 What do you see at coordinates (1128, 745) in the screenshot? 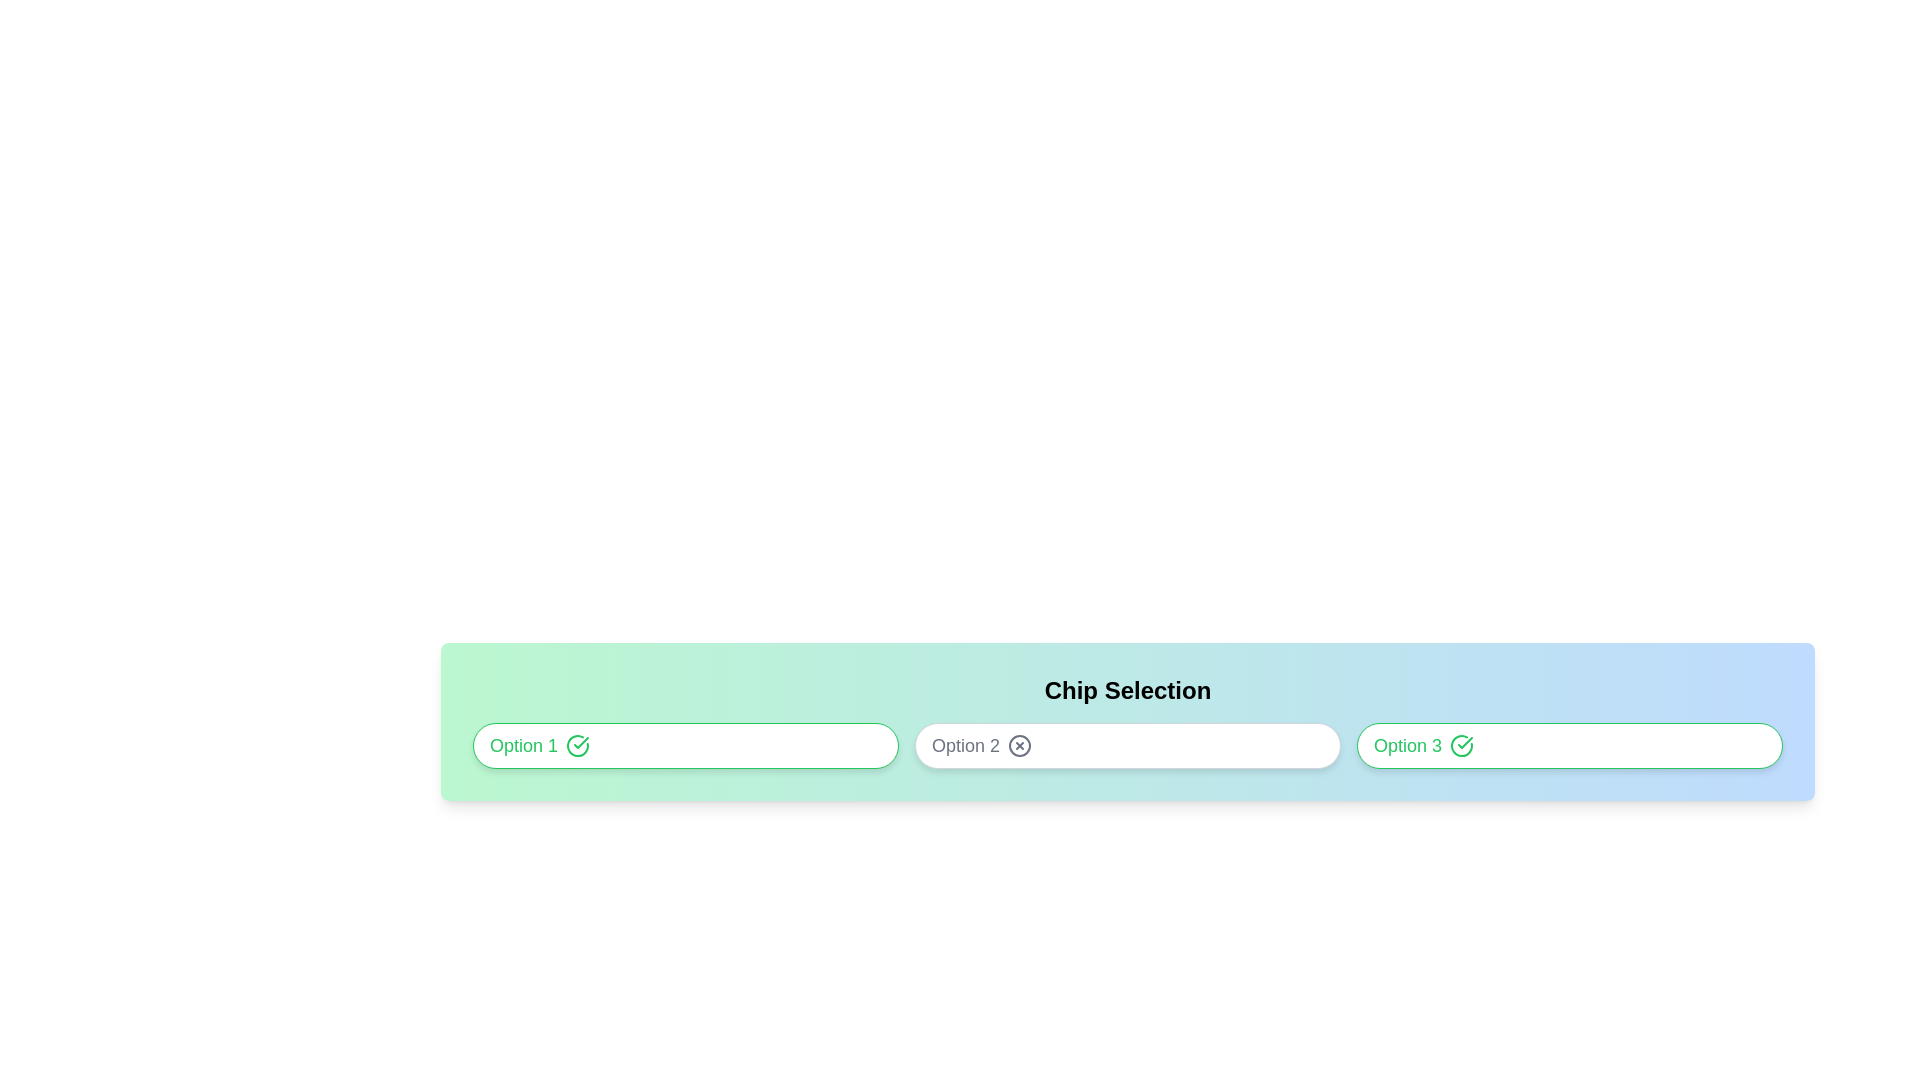
I see `the chip labeled Option 2` at bounding box center [1128, 745].